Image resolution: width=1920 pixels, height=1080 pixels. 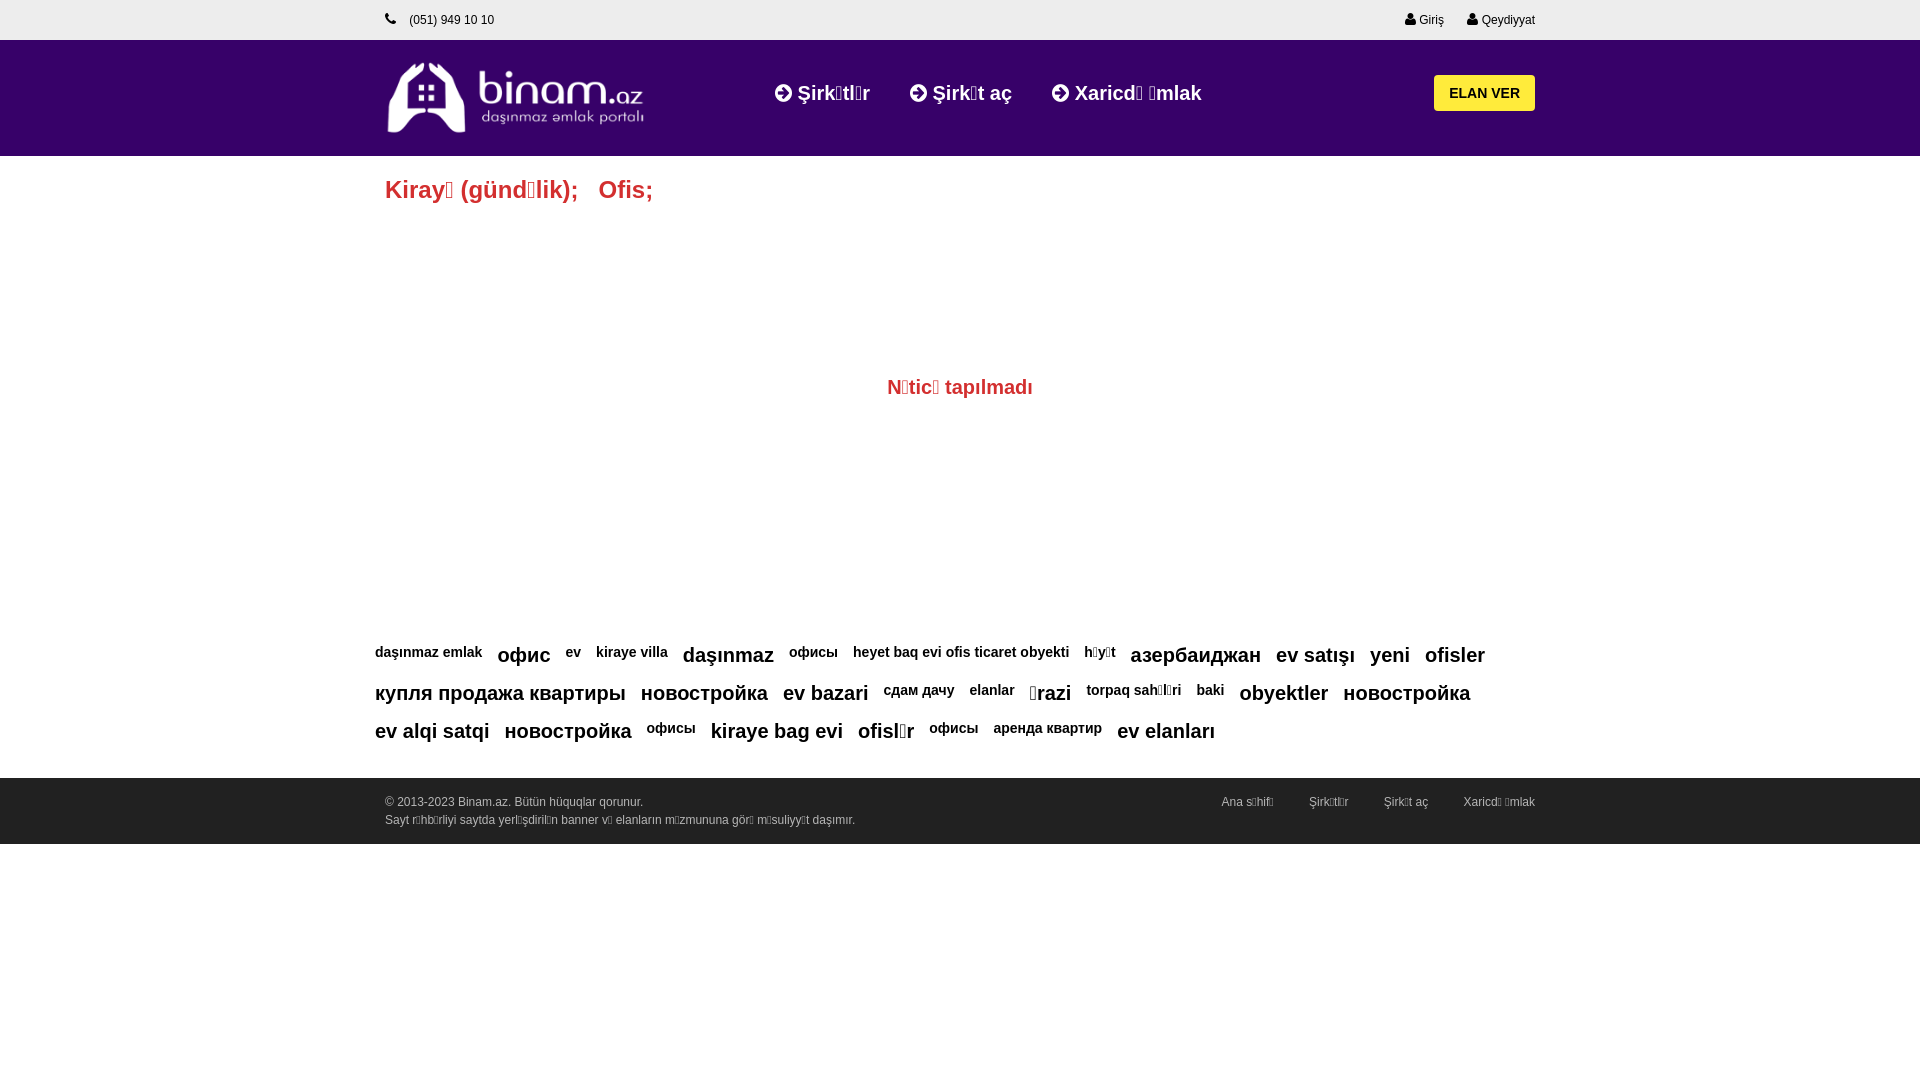 What do you see at coordinates (1389, 655) in the screenshot?
I see `'yeni'` at bounding box center [1389, 655].